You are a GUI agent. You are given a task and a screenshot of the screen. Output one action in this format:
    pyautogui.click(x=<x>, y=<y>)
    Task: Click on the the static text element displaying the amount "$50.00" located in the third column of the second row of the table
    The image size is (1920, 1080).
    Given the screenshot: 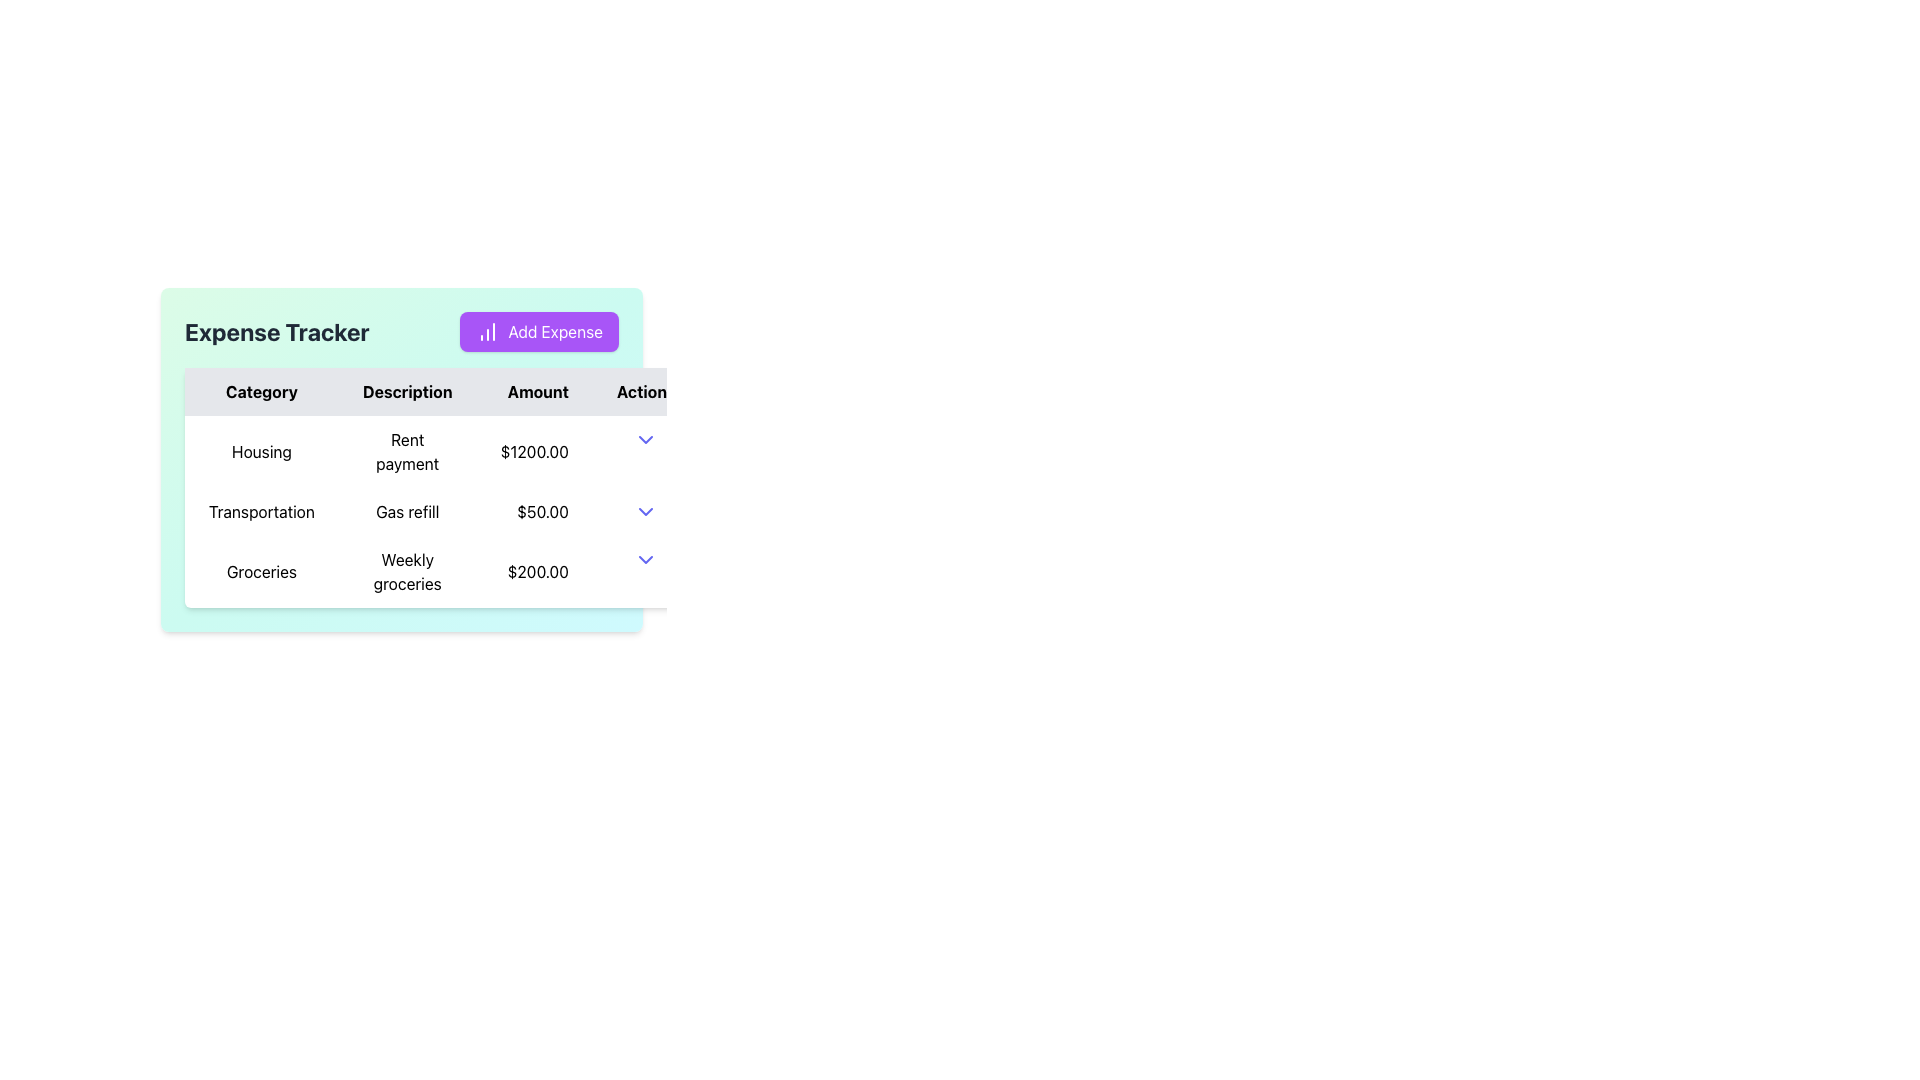 What is the action you would take?
    pyautogui.click(x=534, y=511)
    